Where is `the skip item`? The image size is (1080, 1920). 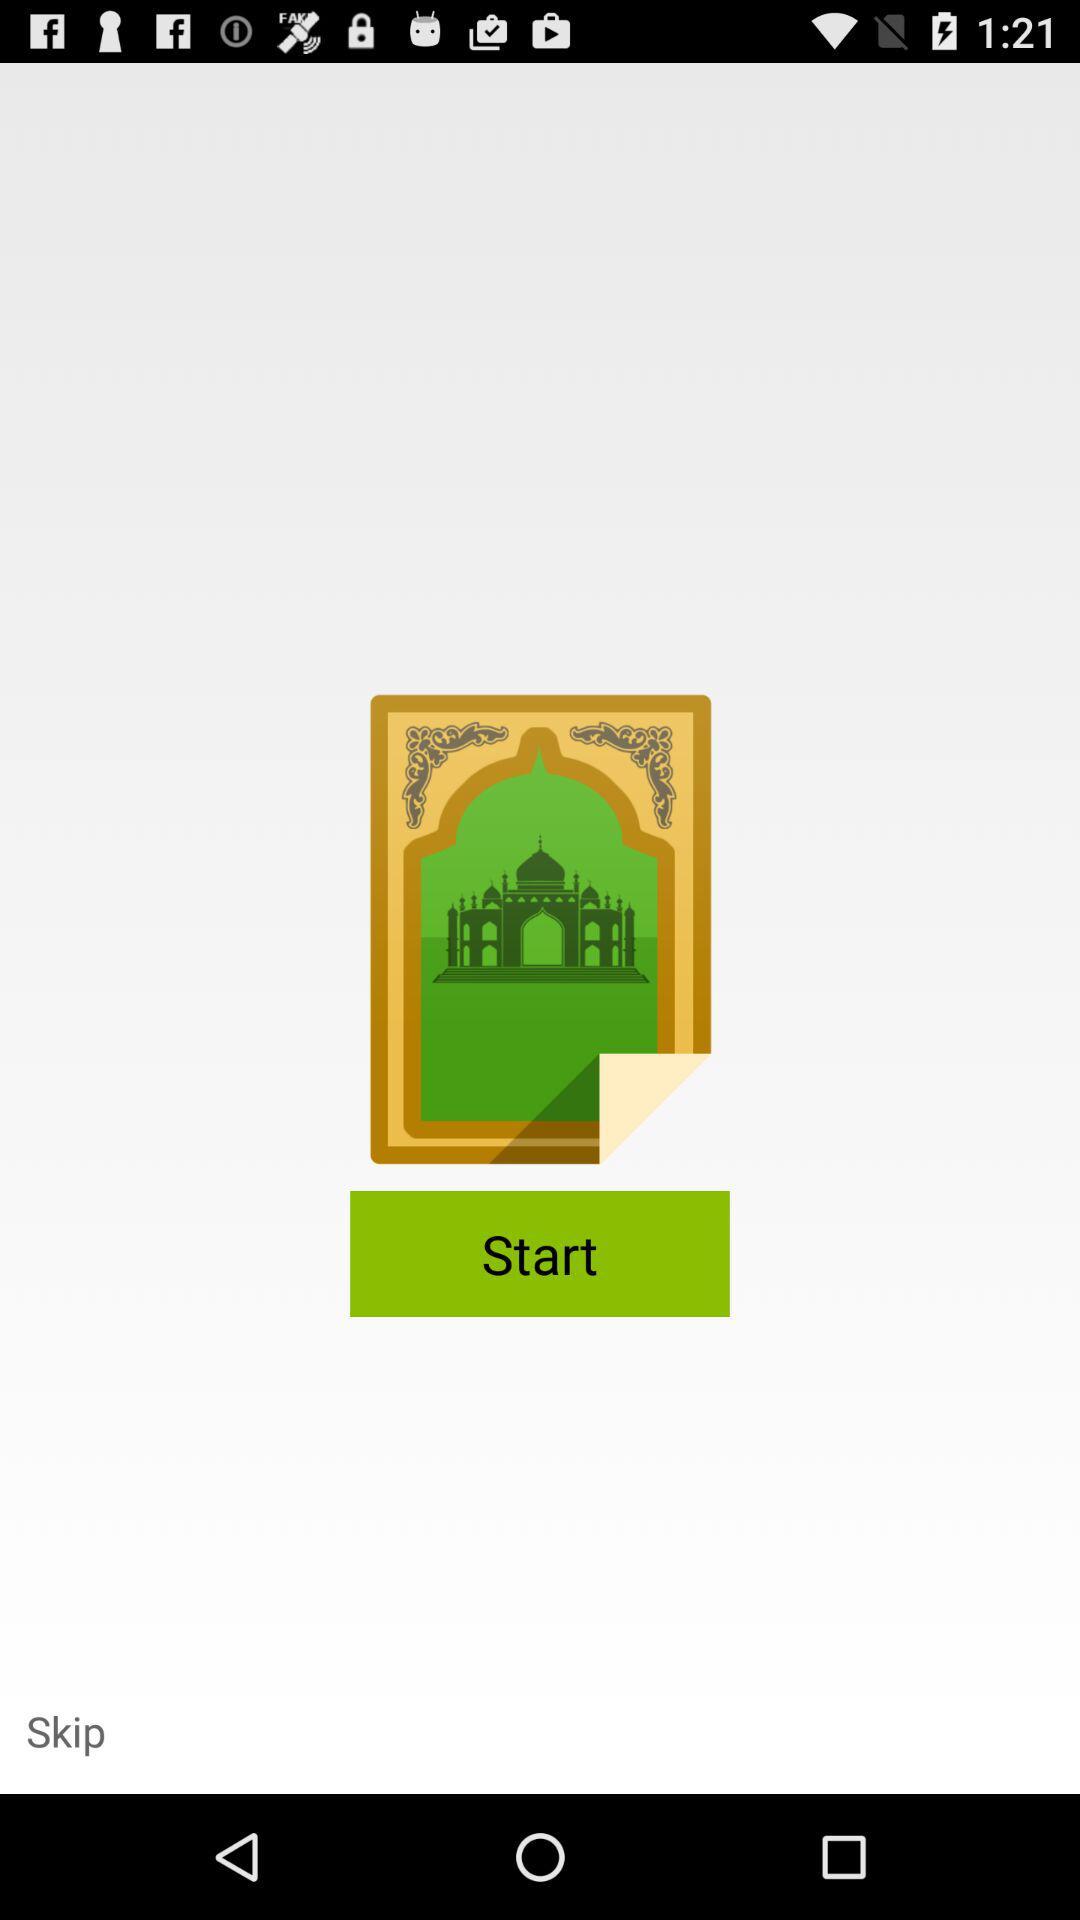
the skip item is located at coordinates (64, 1730).